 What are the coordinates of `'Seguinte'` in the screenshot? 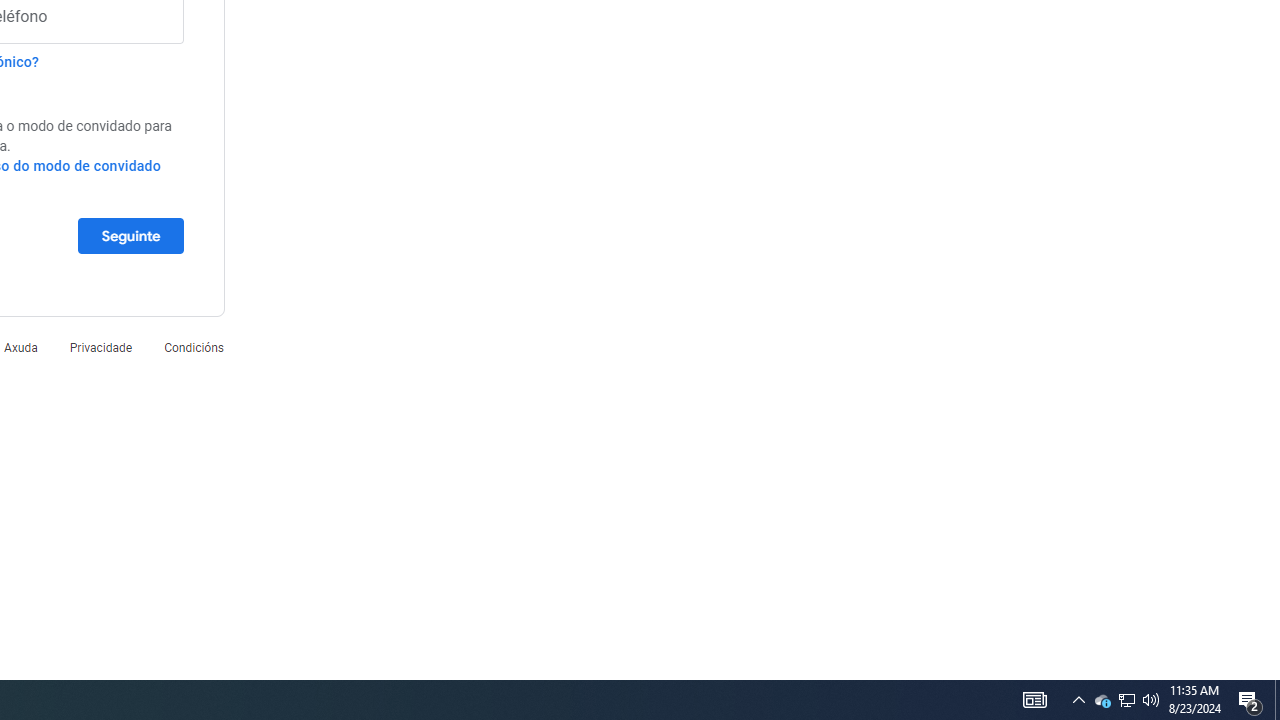 It's located at (129, 234).